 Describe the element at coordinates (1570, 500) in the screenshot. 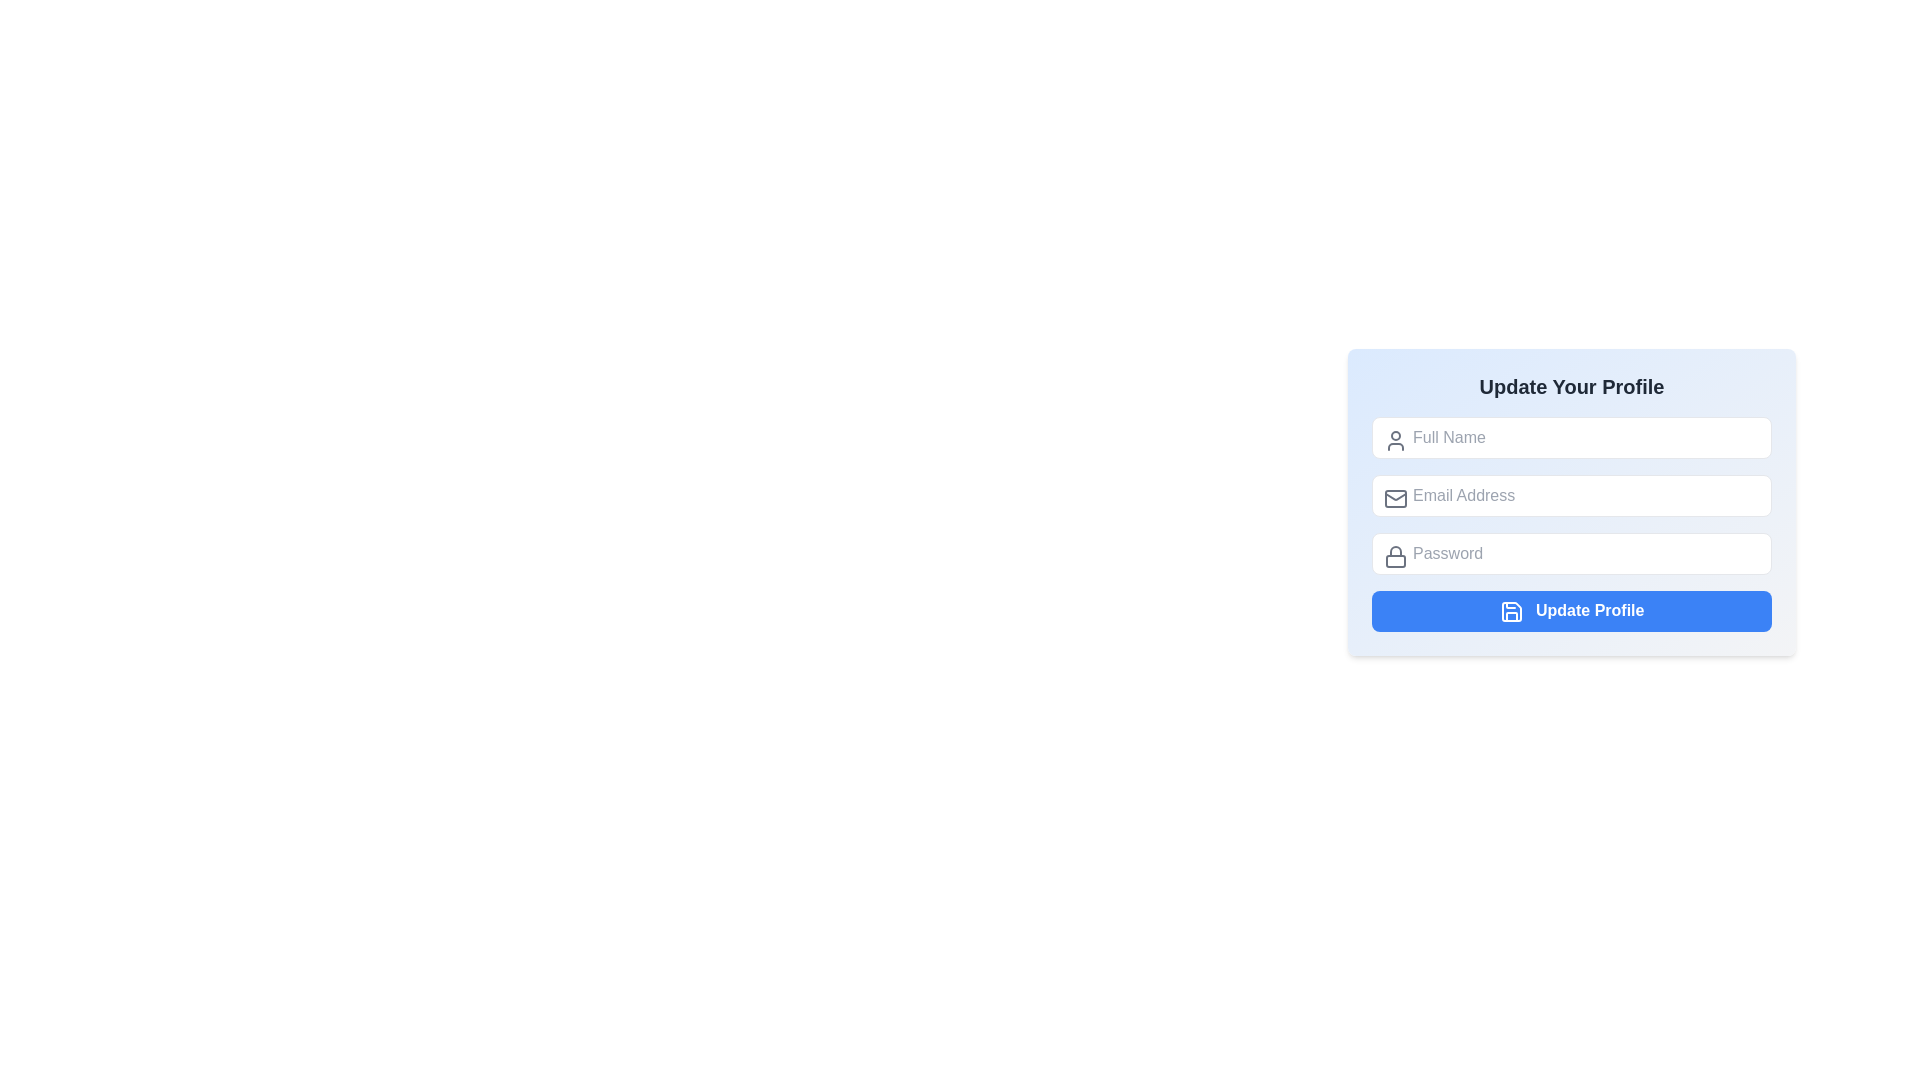

I see `the email input field, which is the second input field in the 'Update Your Profile' form, to focus on it` at that location.